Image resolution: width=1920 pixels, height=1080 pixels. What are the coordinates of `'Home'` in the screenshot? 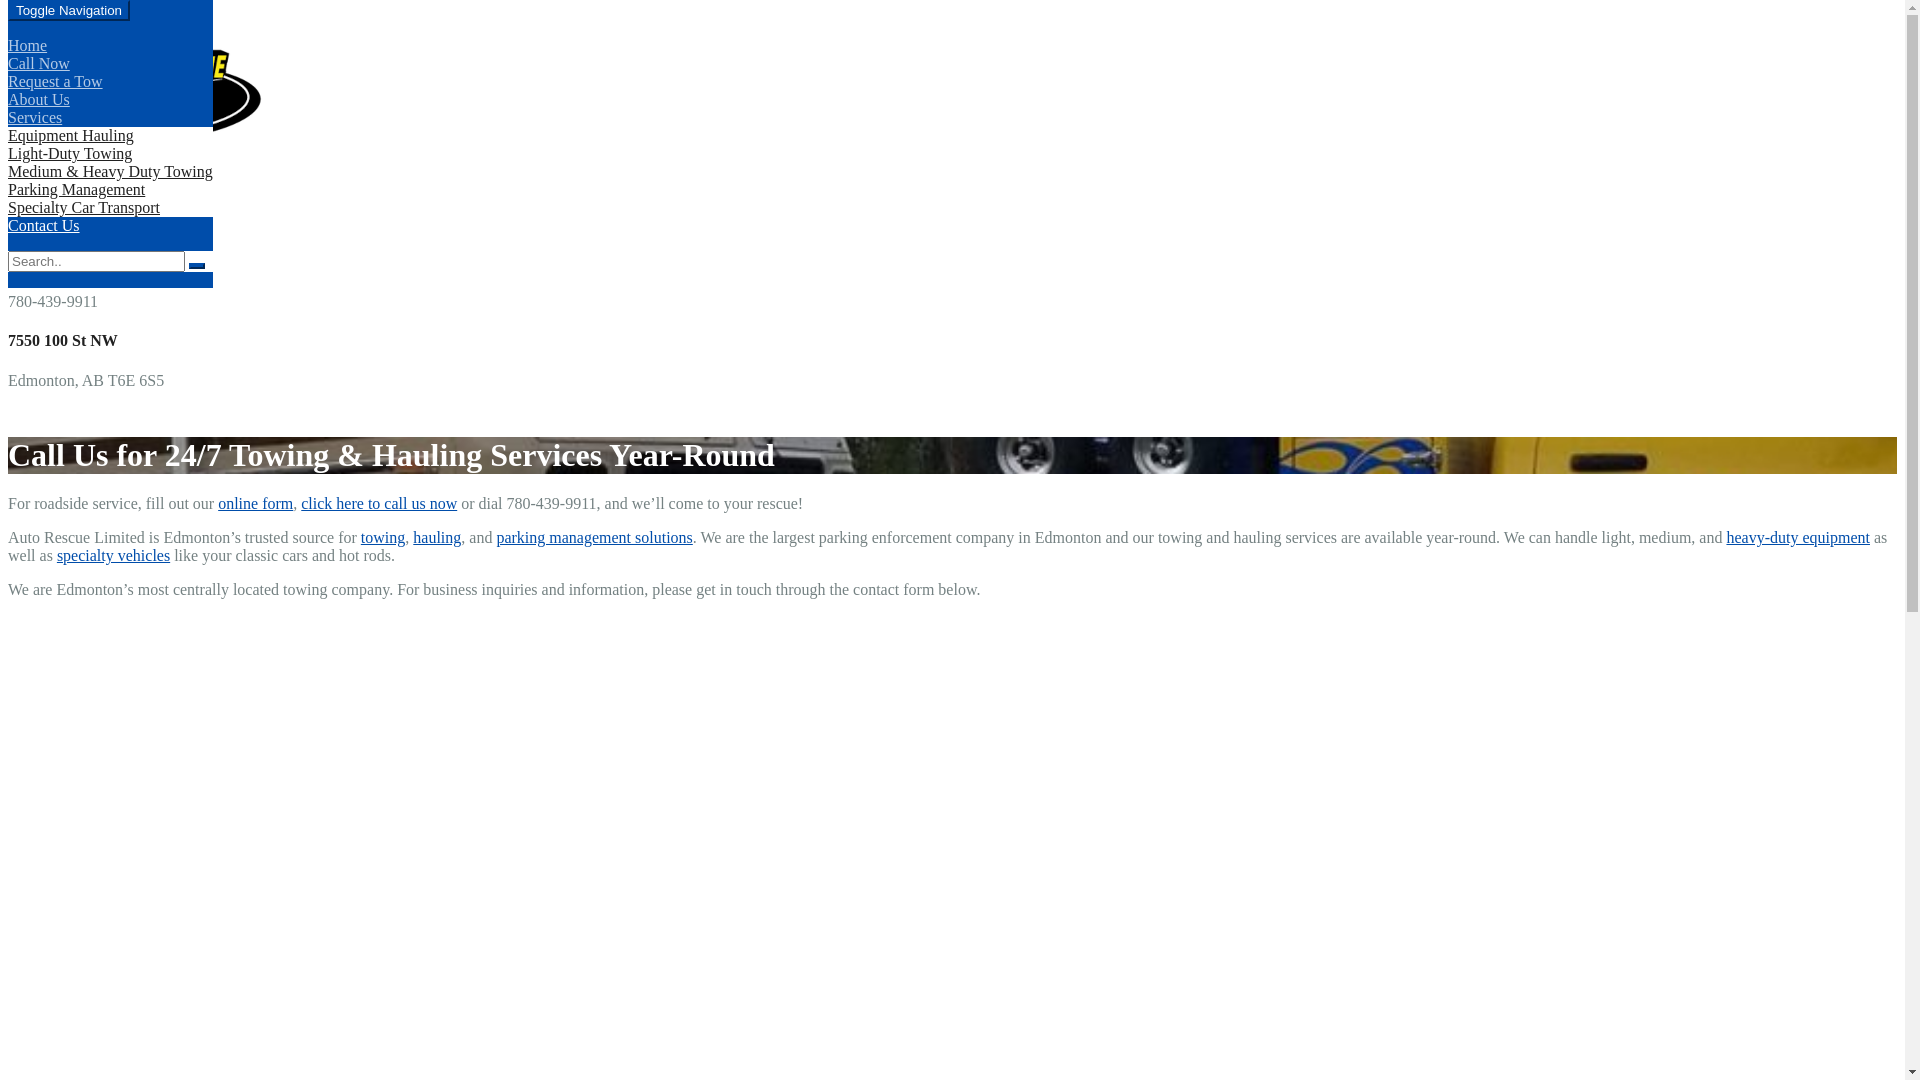 It's located at (27, 45).